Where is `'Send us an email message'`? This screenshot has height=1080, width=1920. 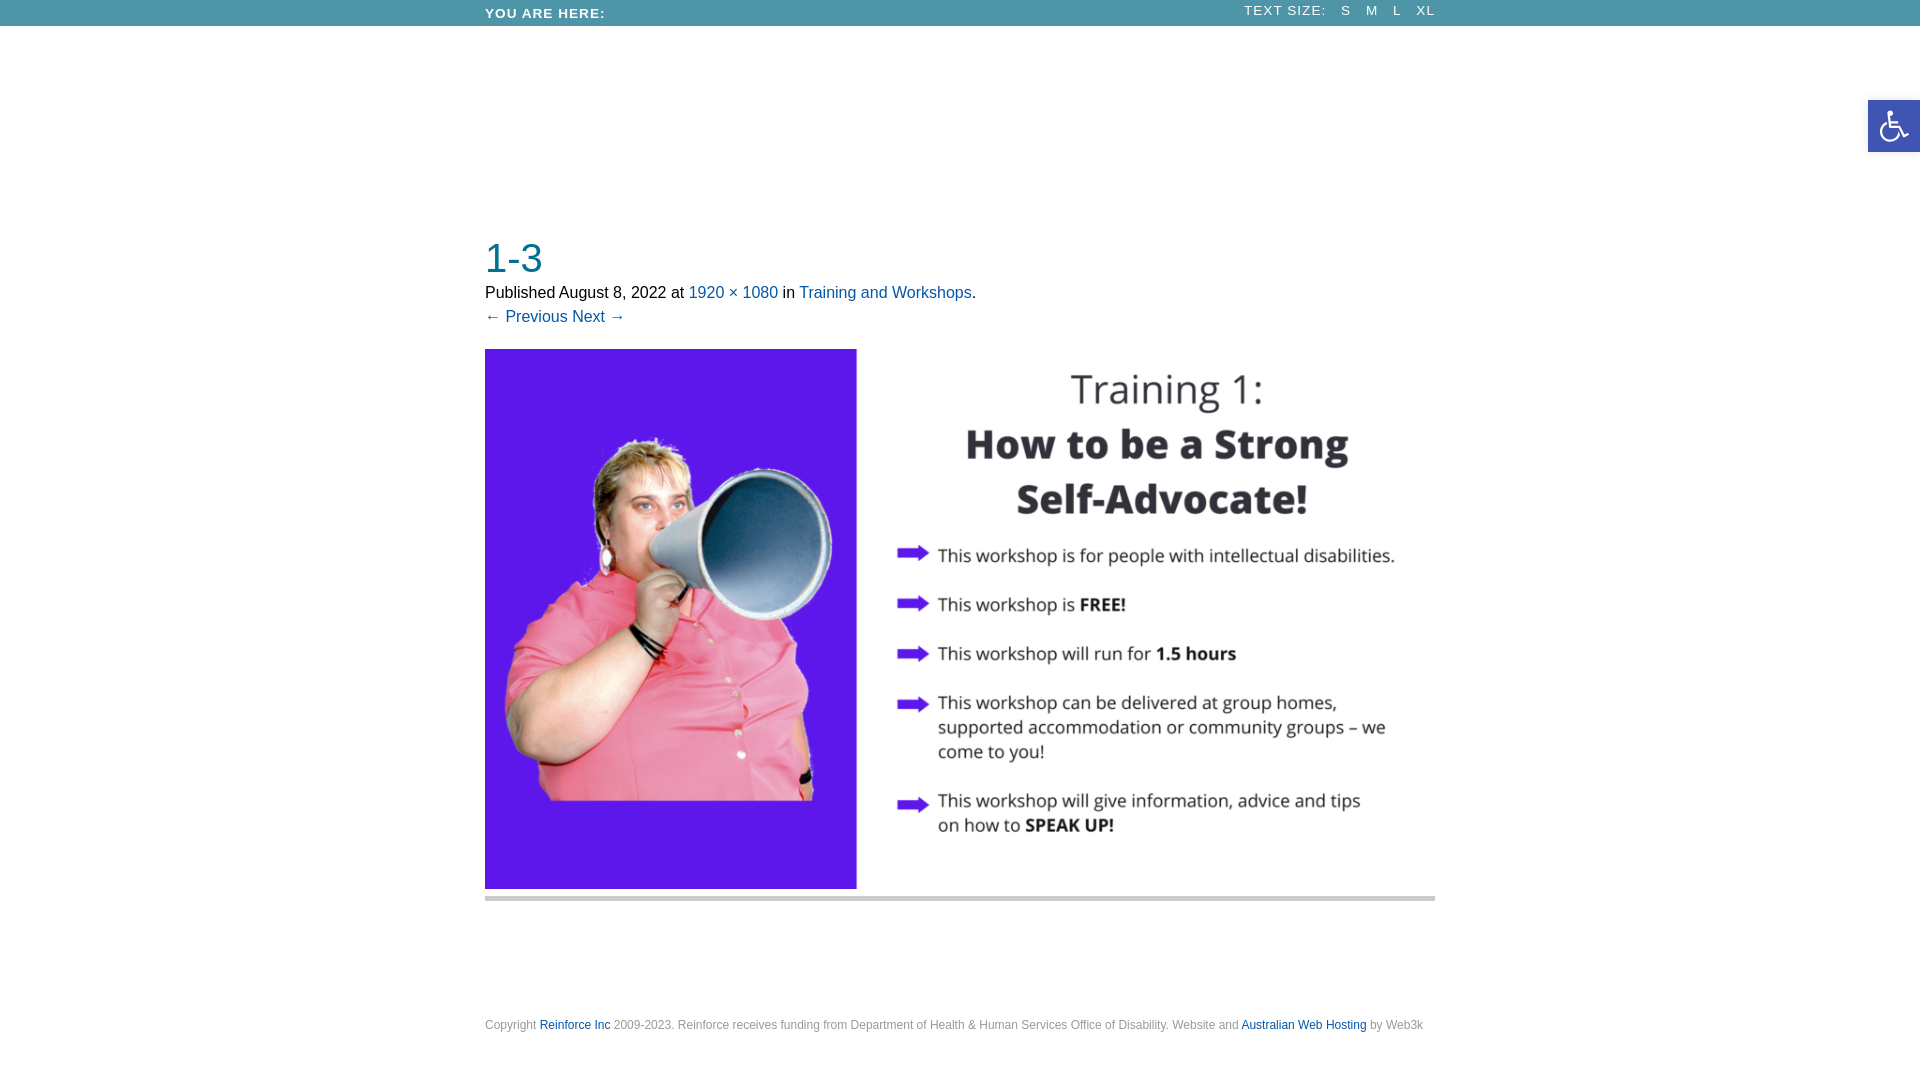 'Send us an email message' is located at coordinates (950, 964).